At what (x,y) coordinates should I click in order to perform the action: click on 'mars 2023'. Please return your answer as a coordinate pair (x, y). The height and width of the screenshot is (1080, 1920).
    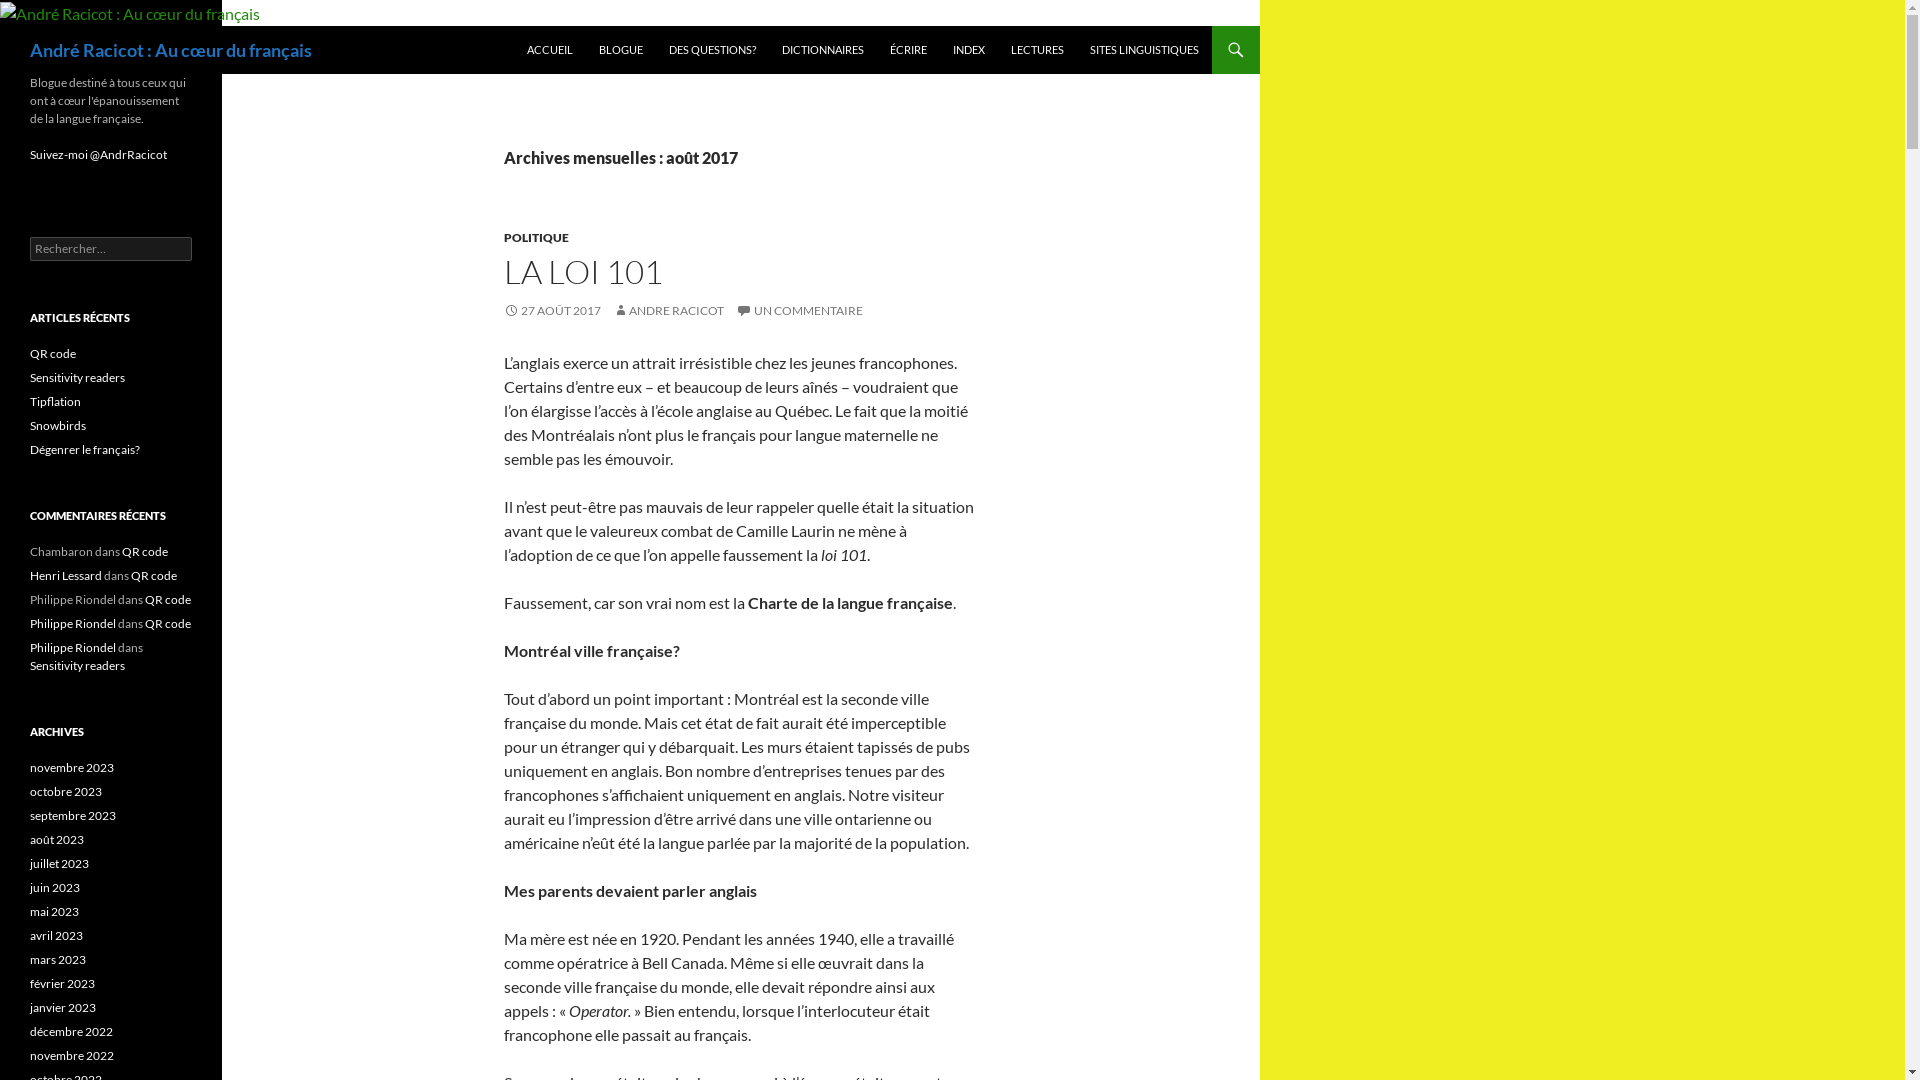
    Looking at the image, I should click on (57, 958).